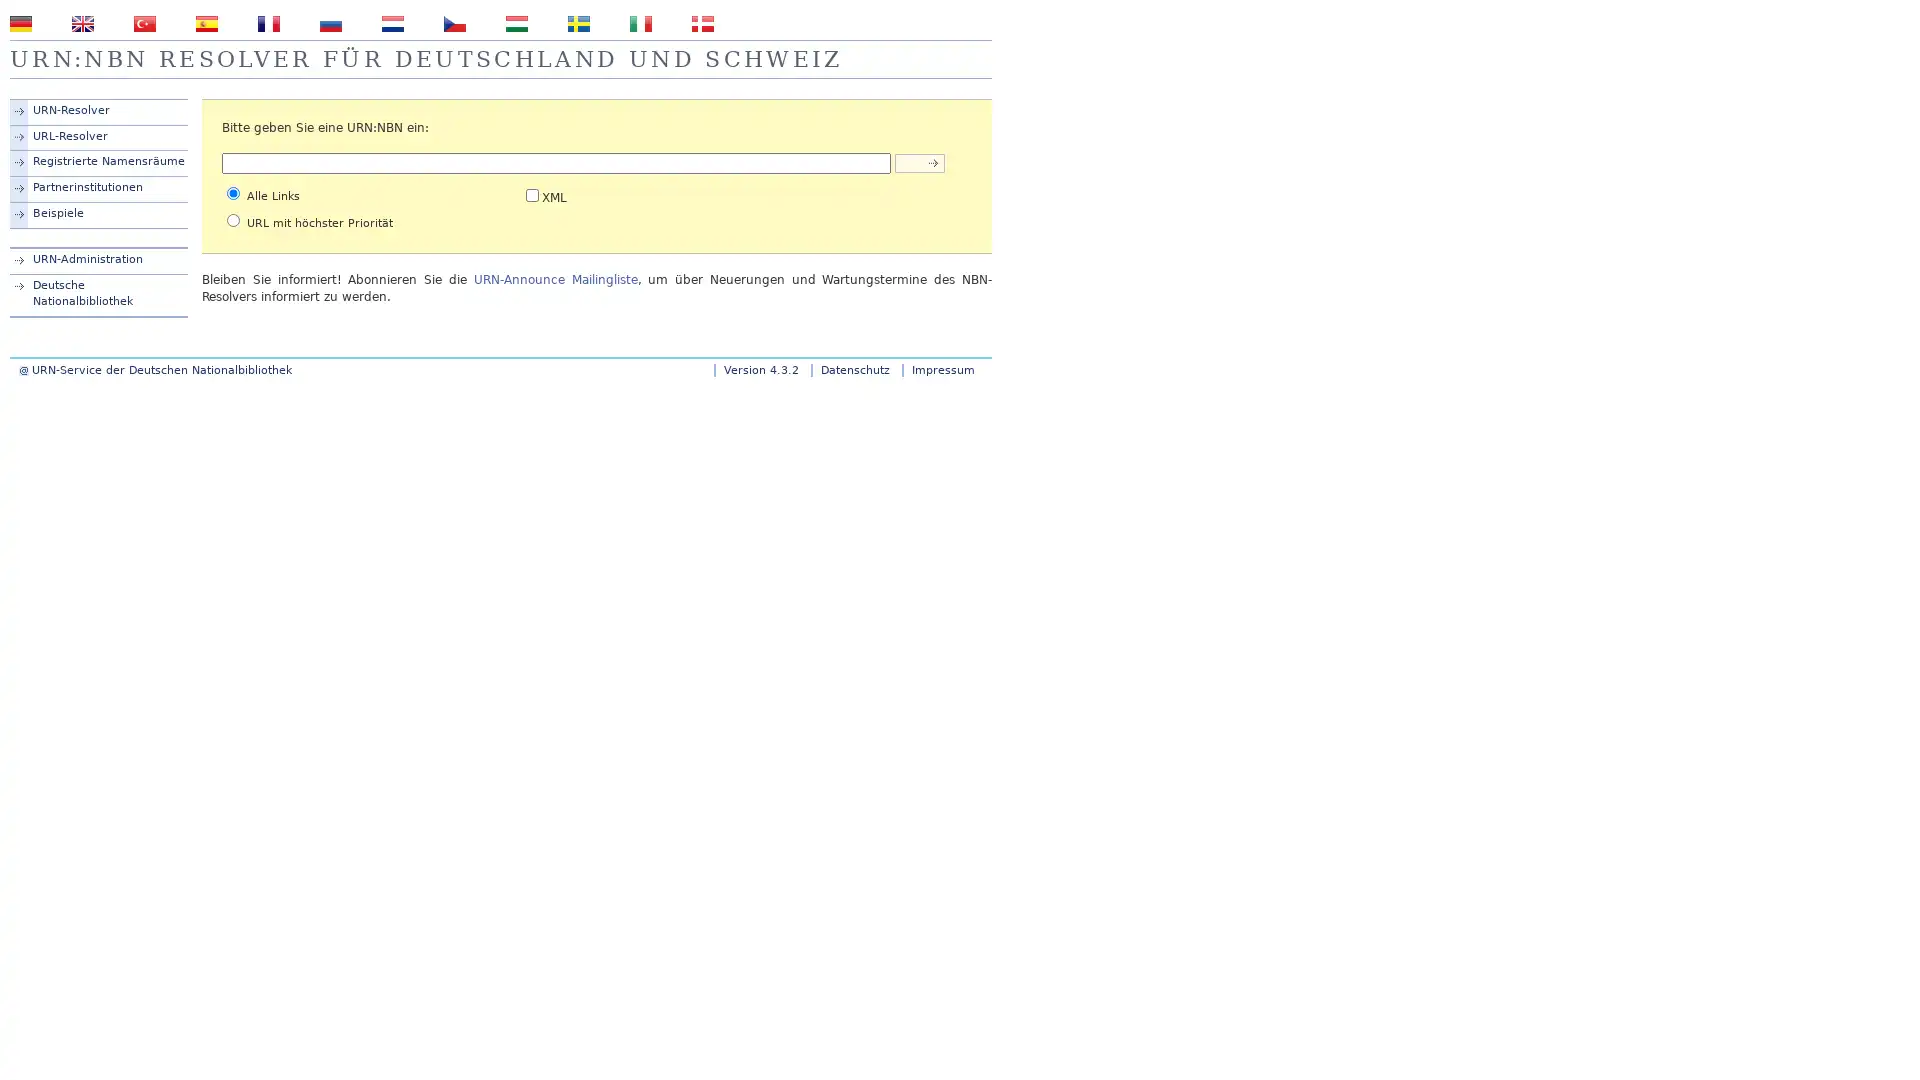  What do you see at coordinates (81, 23) in the screenshot?
I see `us` at bounding box center [81, 23].